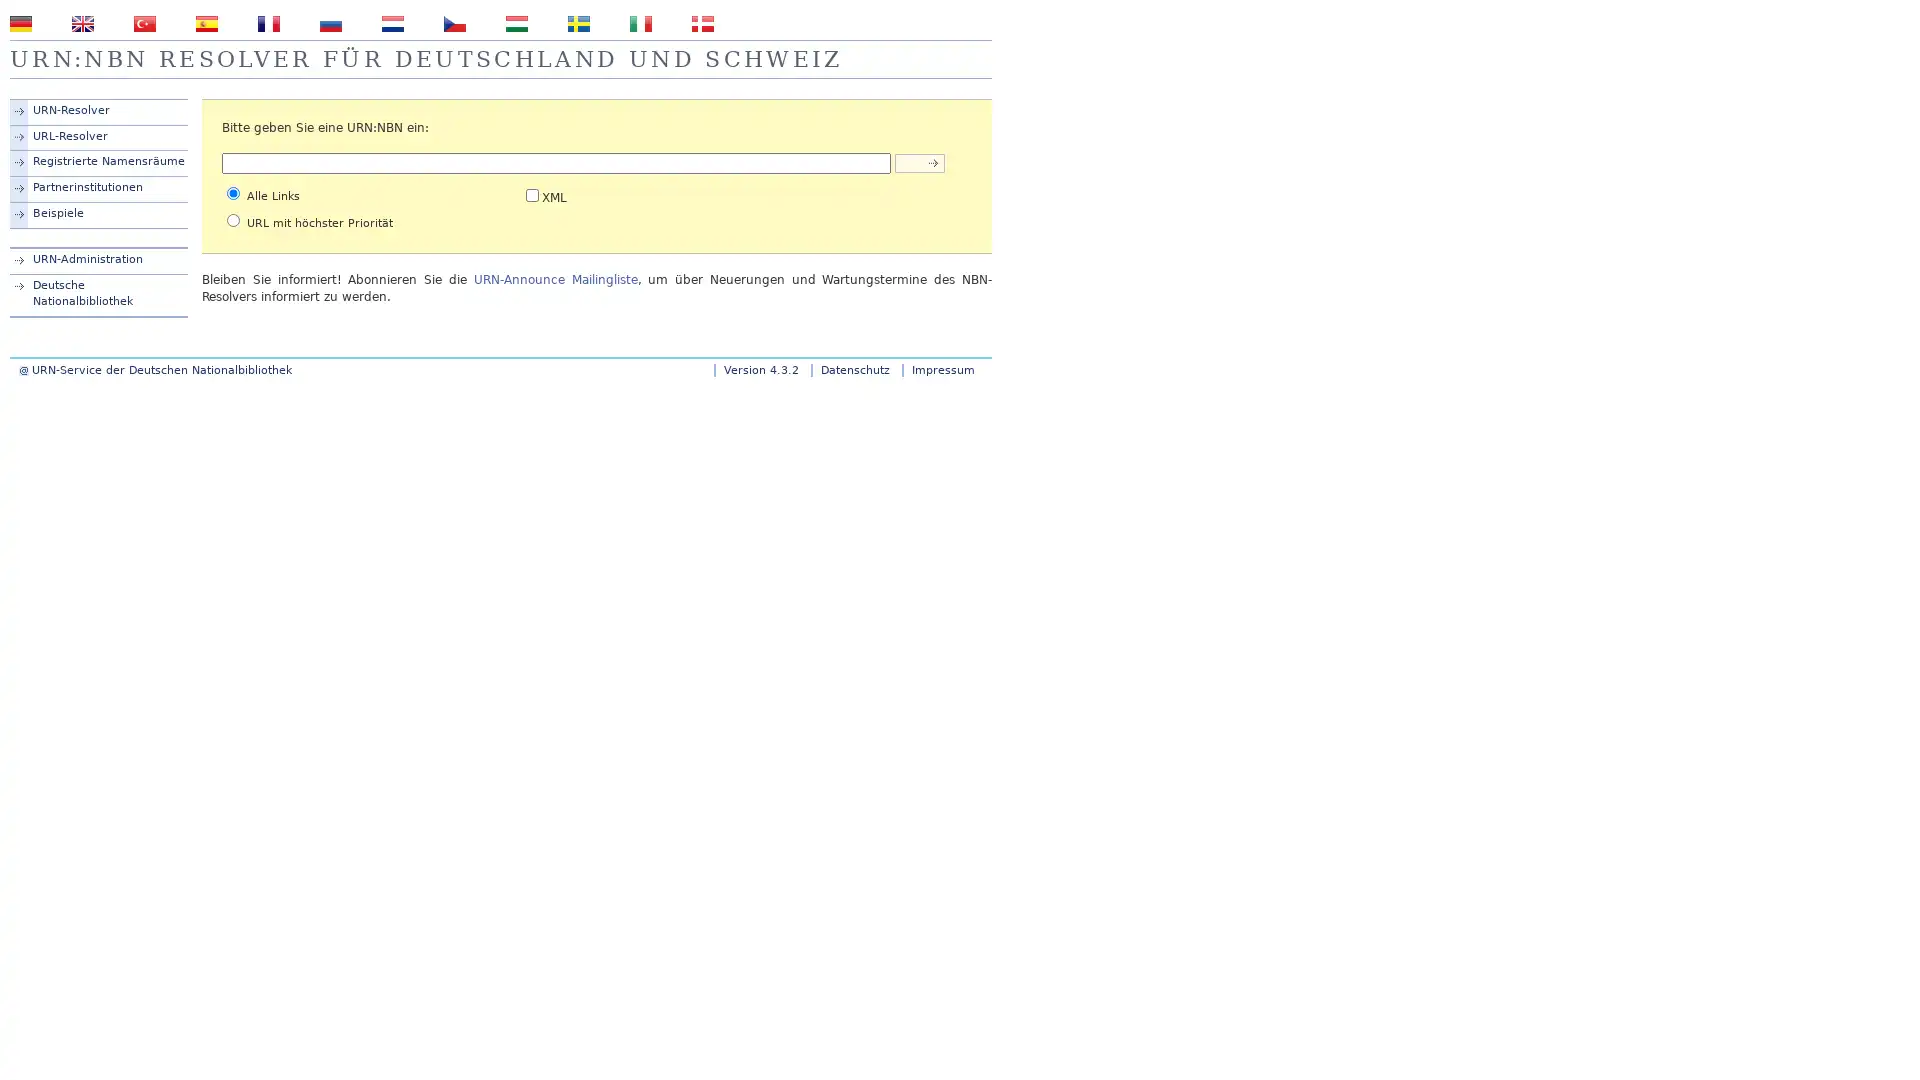  What do you see at coordinates (81, 23) in the screenshot?
I see `us` at bounding box center [81, 23].